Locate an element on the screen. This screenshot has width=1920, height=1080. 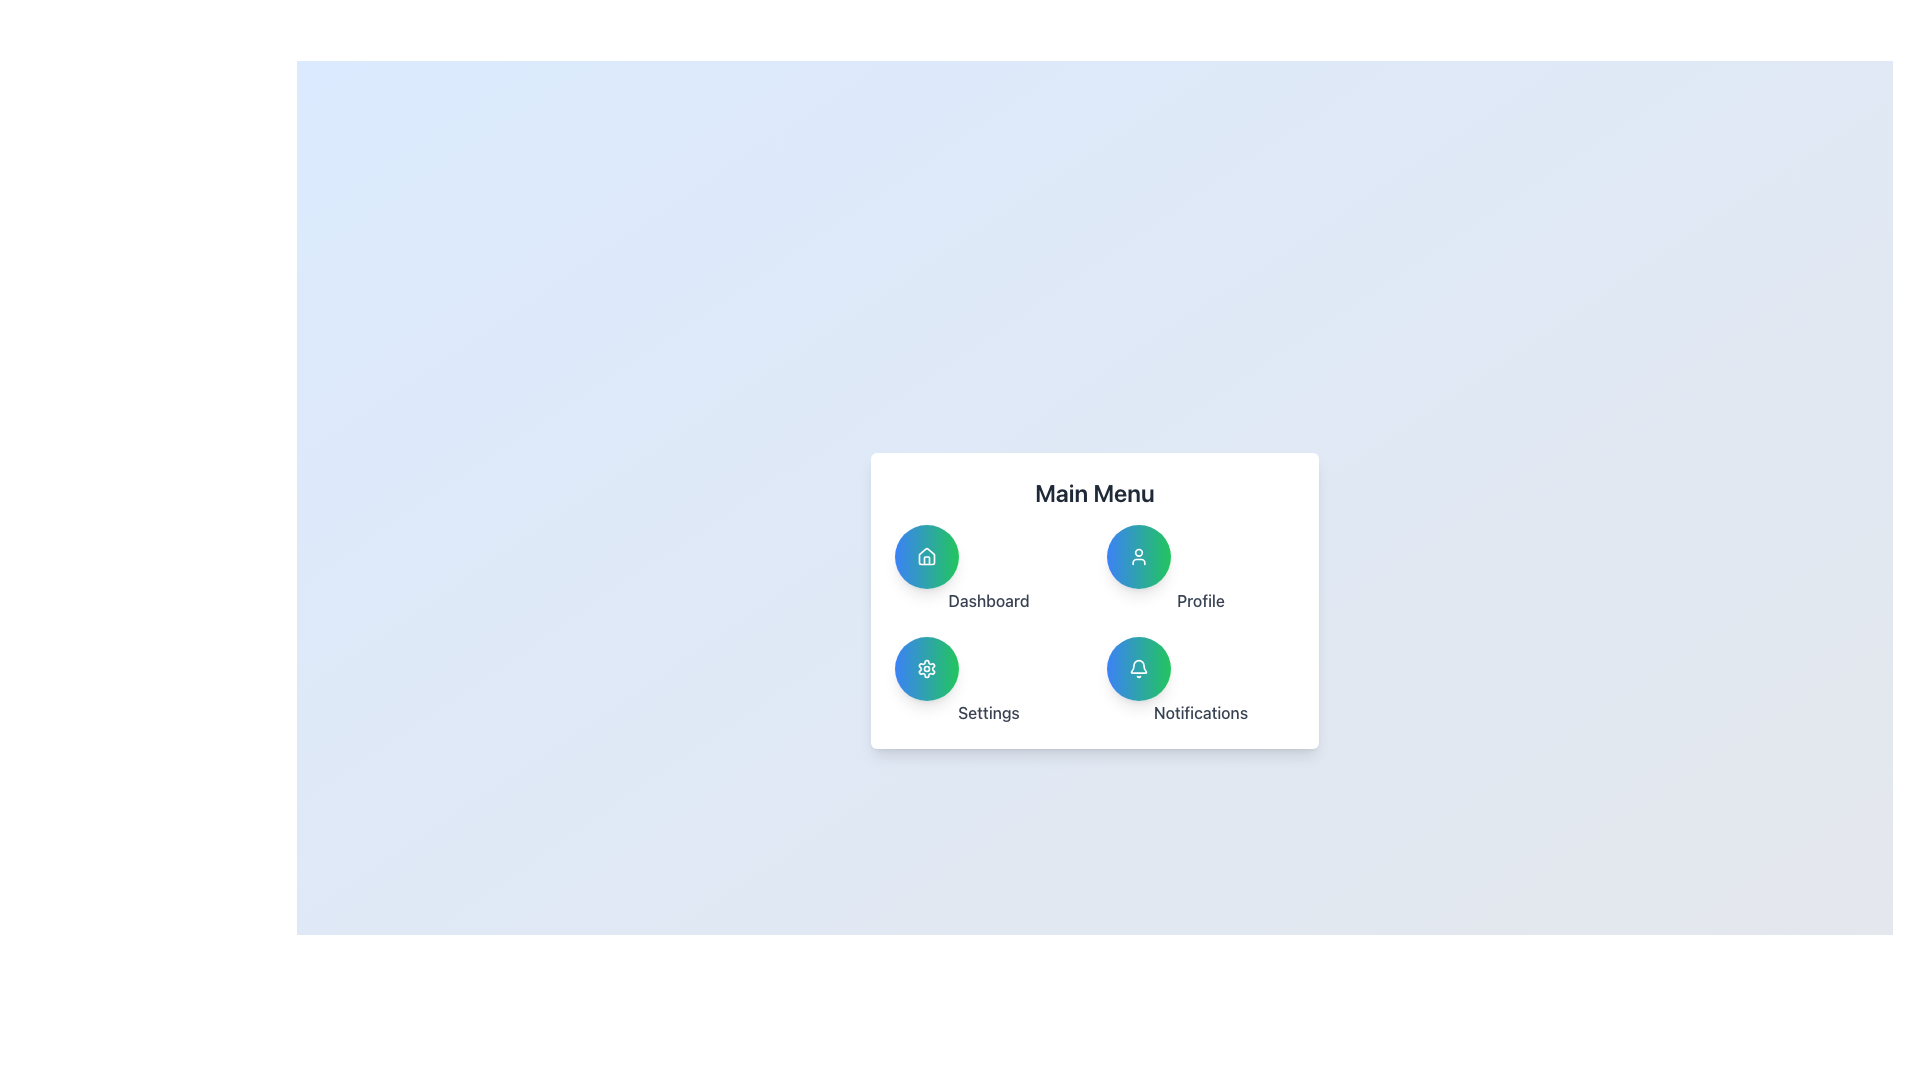
the user profile label in the 'Profile Edit Your Profile Details' section of the settings menu, located below the user profile icon and adjacent to 'Dashboard' and 'Notifications' is located at coordinates (1200, 600).